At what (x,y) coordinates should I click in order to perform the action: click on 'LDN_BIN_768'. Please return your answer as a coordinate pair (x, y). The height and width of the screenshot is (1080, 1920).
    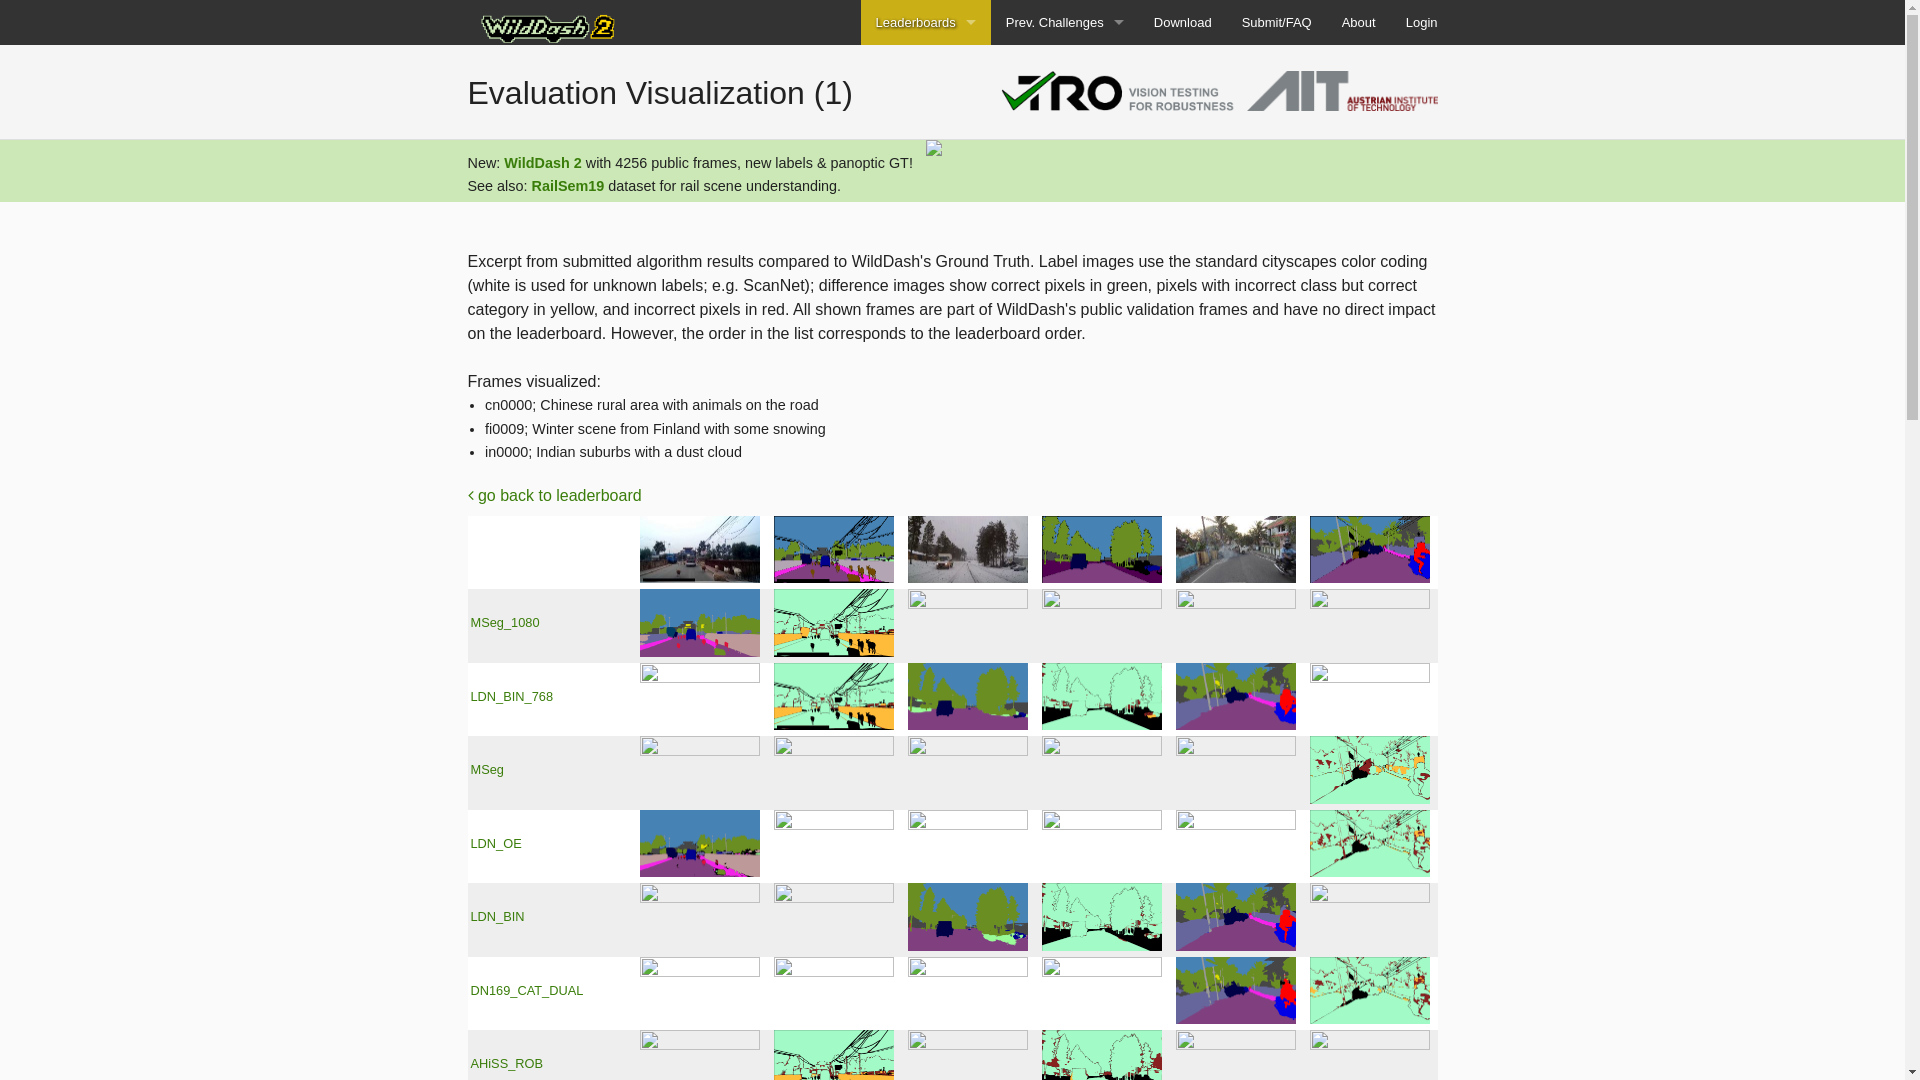
    Looking at the image, I should click on (511, 695).